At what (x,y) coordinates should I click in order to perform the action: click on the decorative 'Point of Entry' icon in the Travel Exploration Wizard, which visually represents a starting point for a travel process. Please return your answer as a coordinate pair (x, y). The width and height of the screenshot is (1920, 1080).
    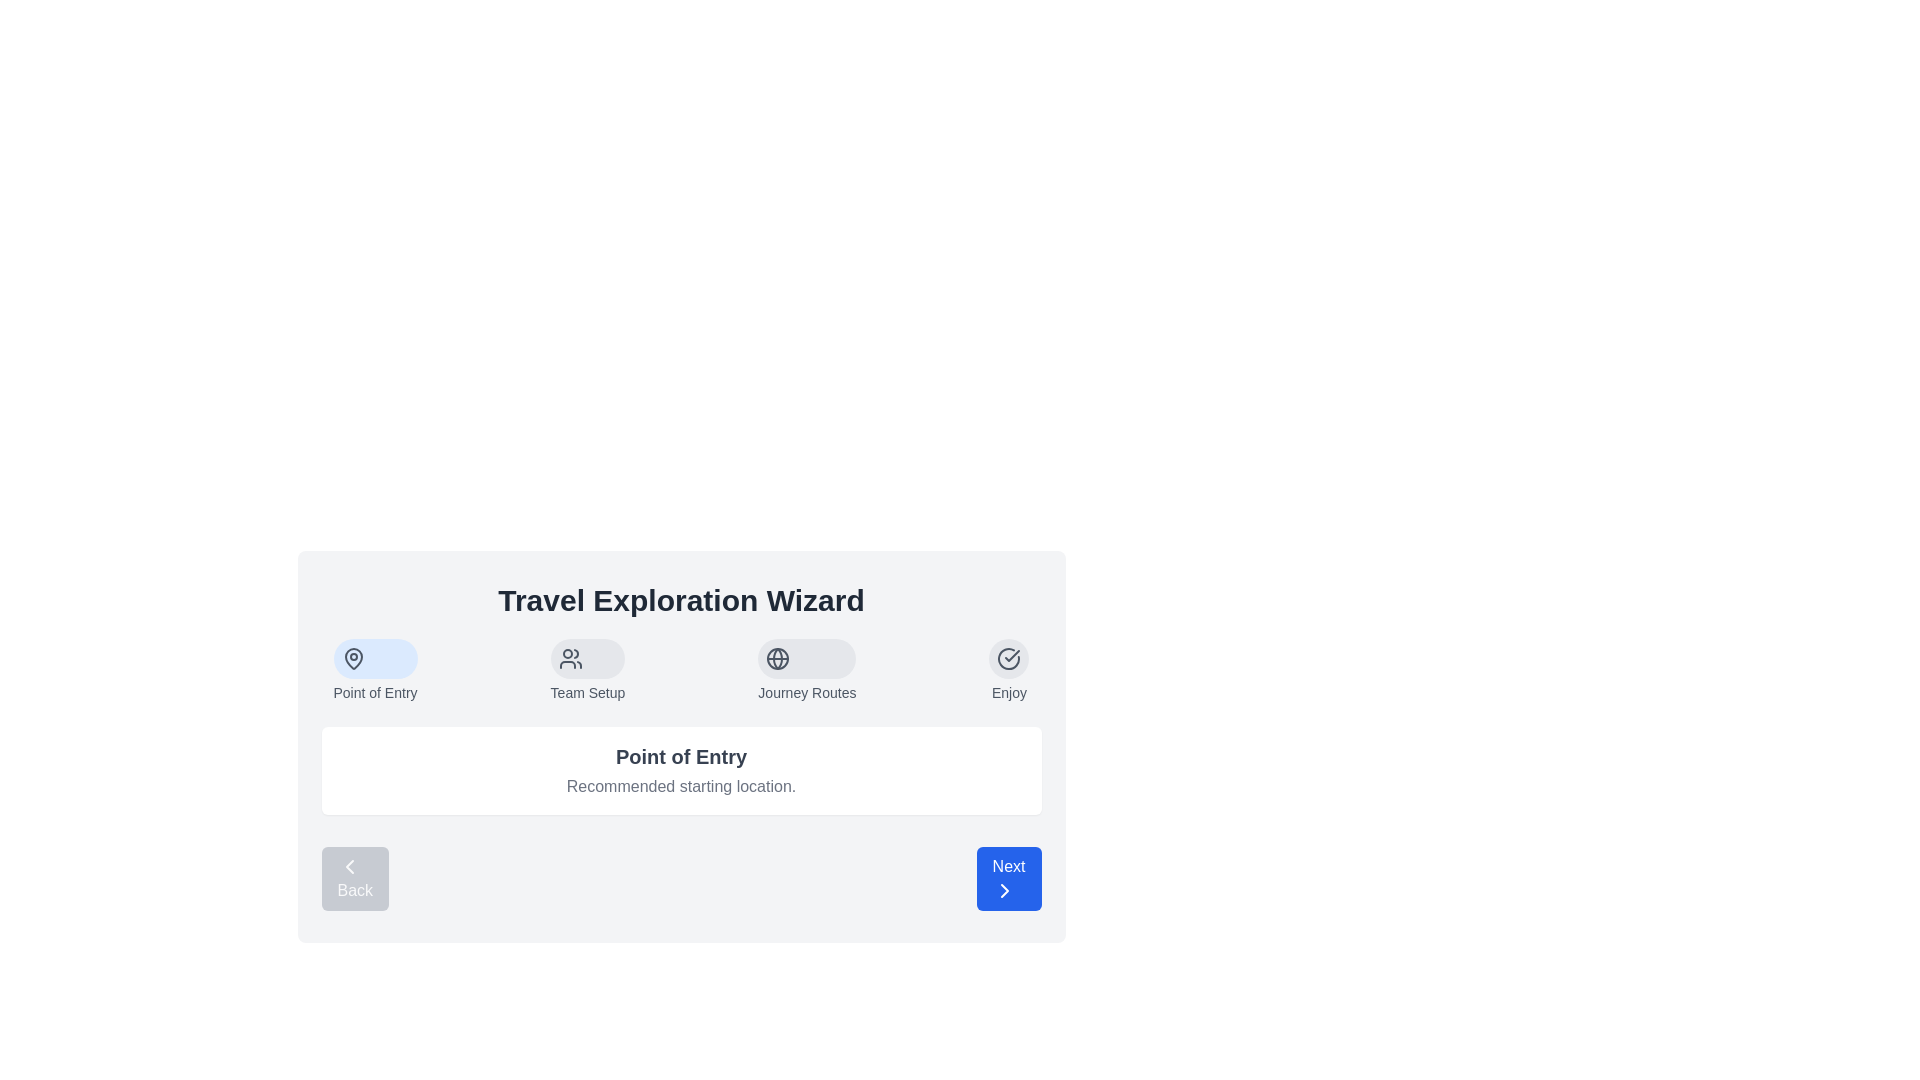
    Looking at the image, I should click on (353, 659).